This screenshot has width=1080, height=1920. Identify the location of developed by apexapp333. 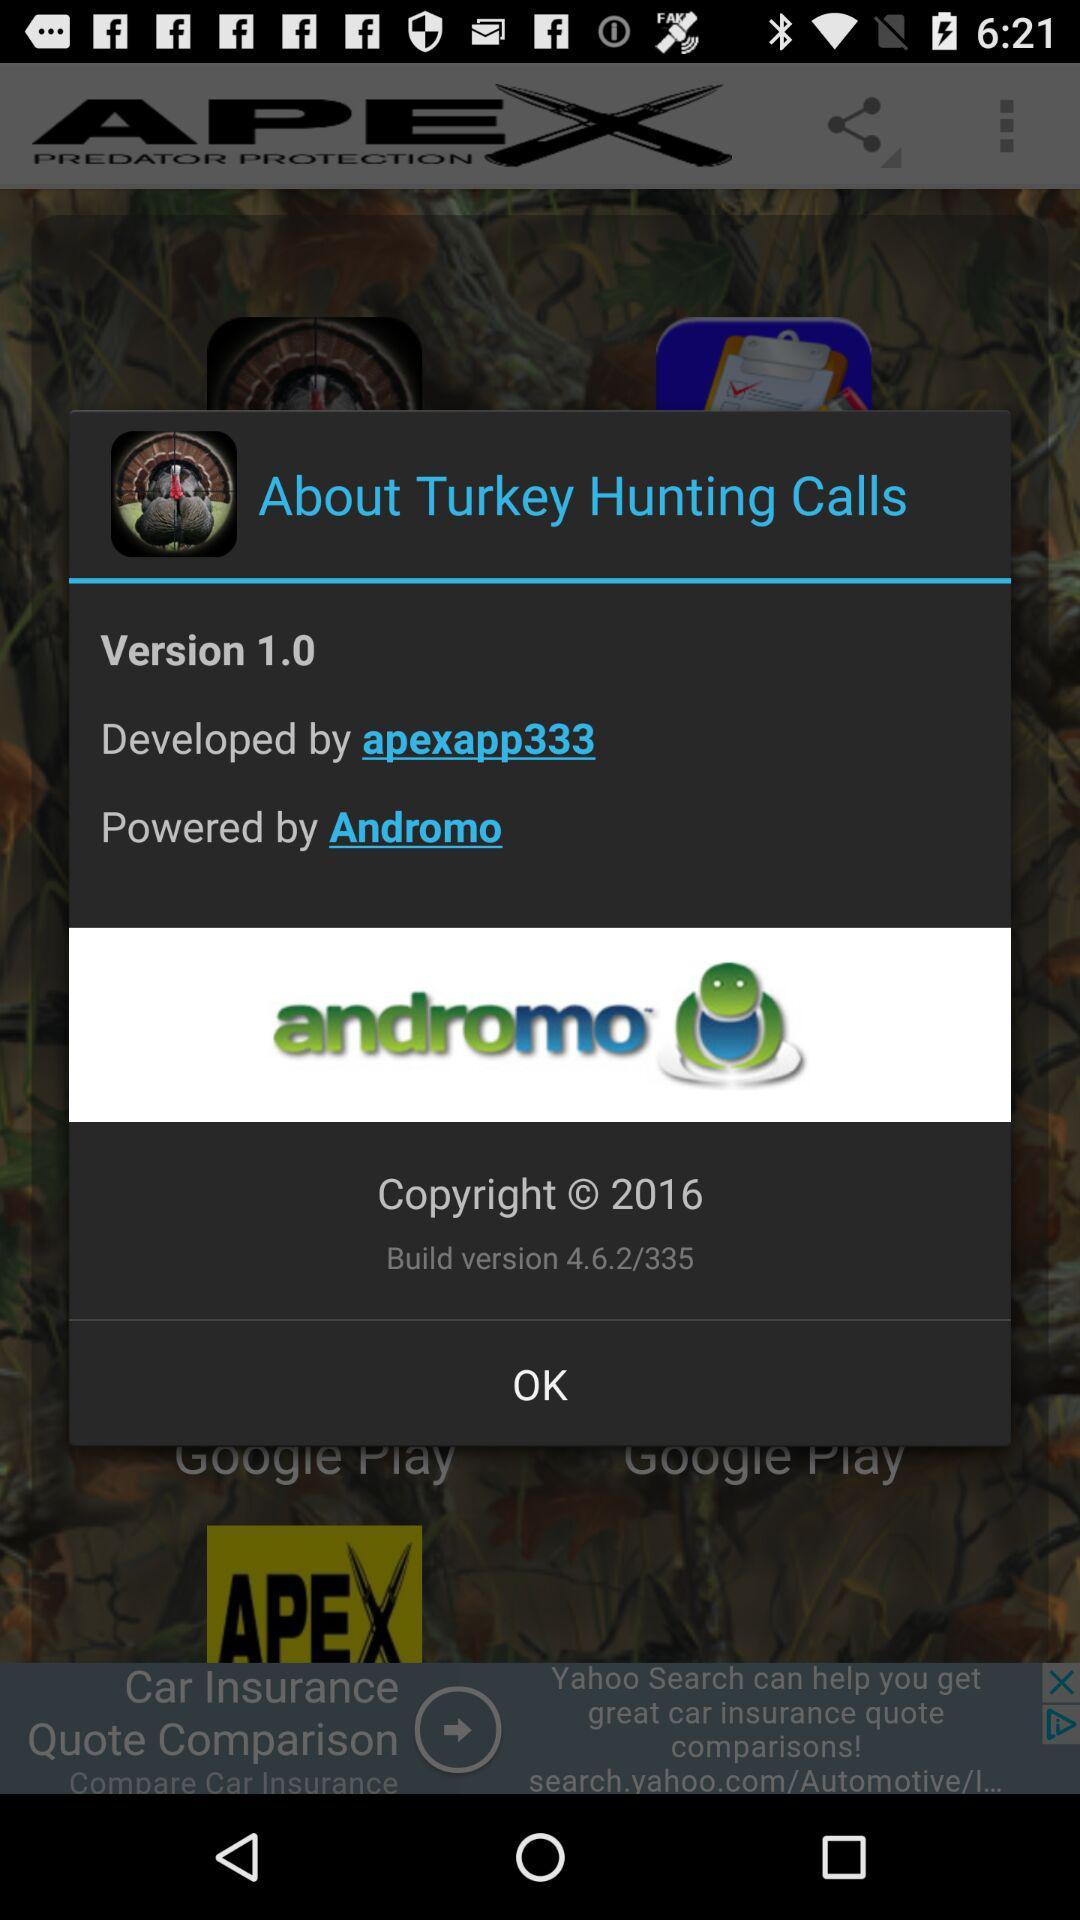
(540, 752).